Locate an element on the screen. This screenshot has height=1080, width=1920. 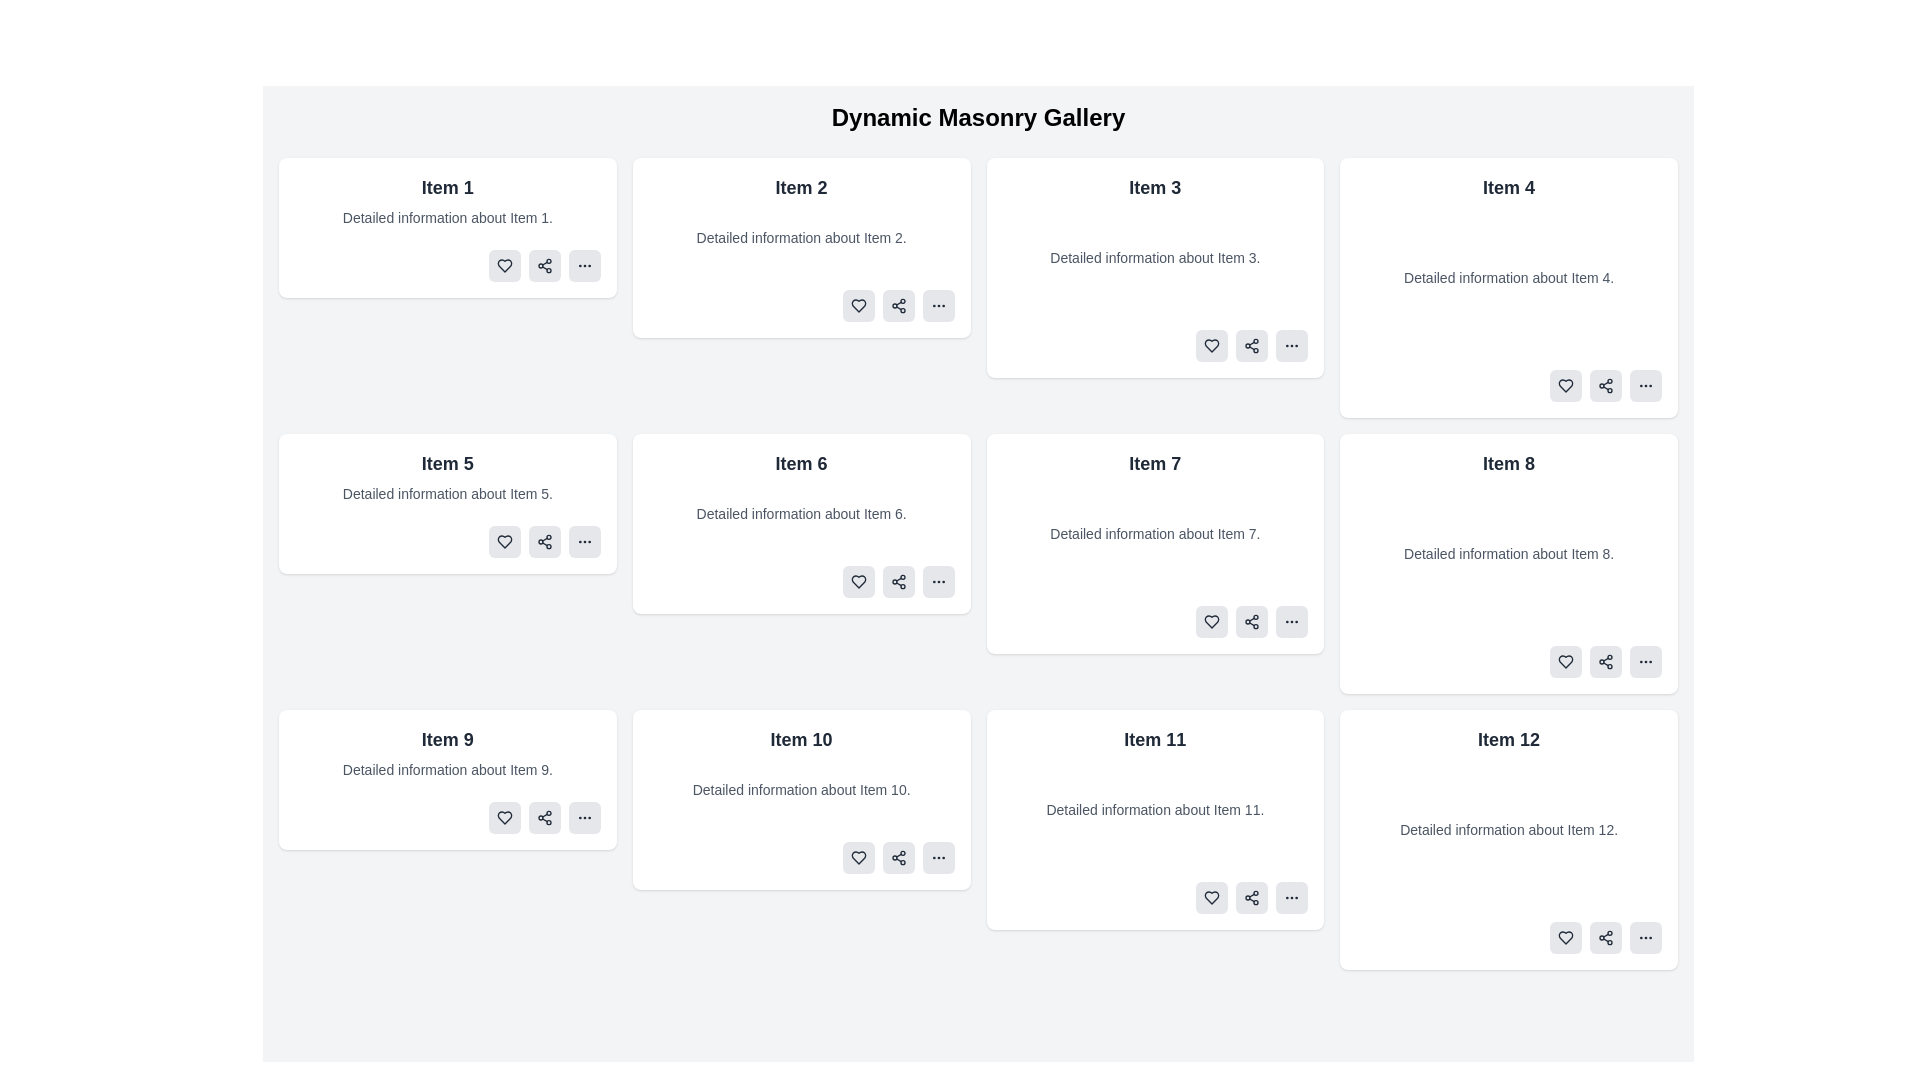
the 'share' button located in the lower right corner of the card labeled 'Item 7' is located at coordinates (1251, 620).